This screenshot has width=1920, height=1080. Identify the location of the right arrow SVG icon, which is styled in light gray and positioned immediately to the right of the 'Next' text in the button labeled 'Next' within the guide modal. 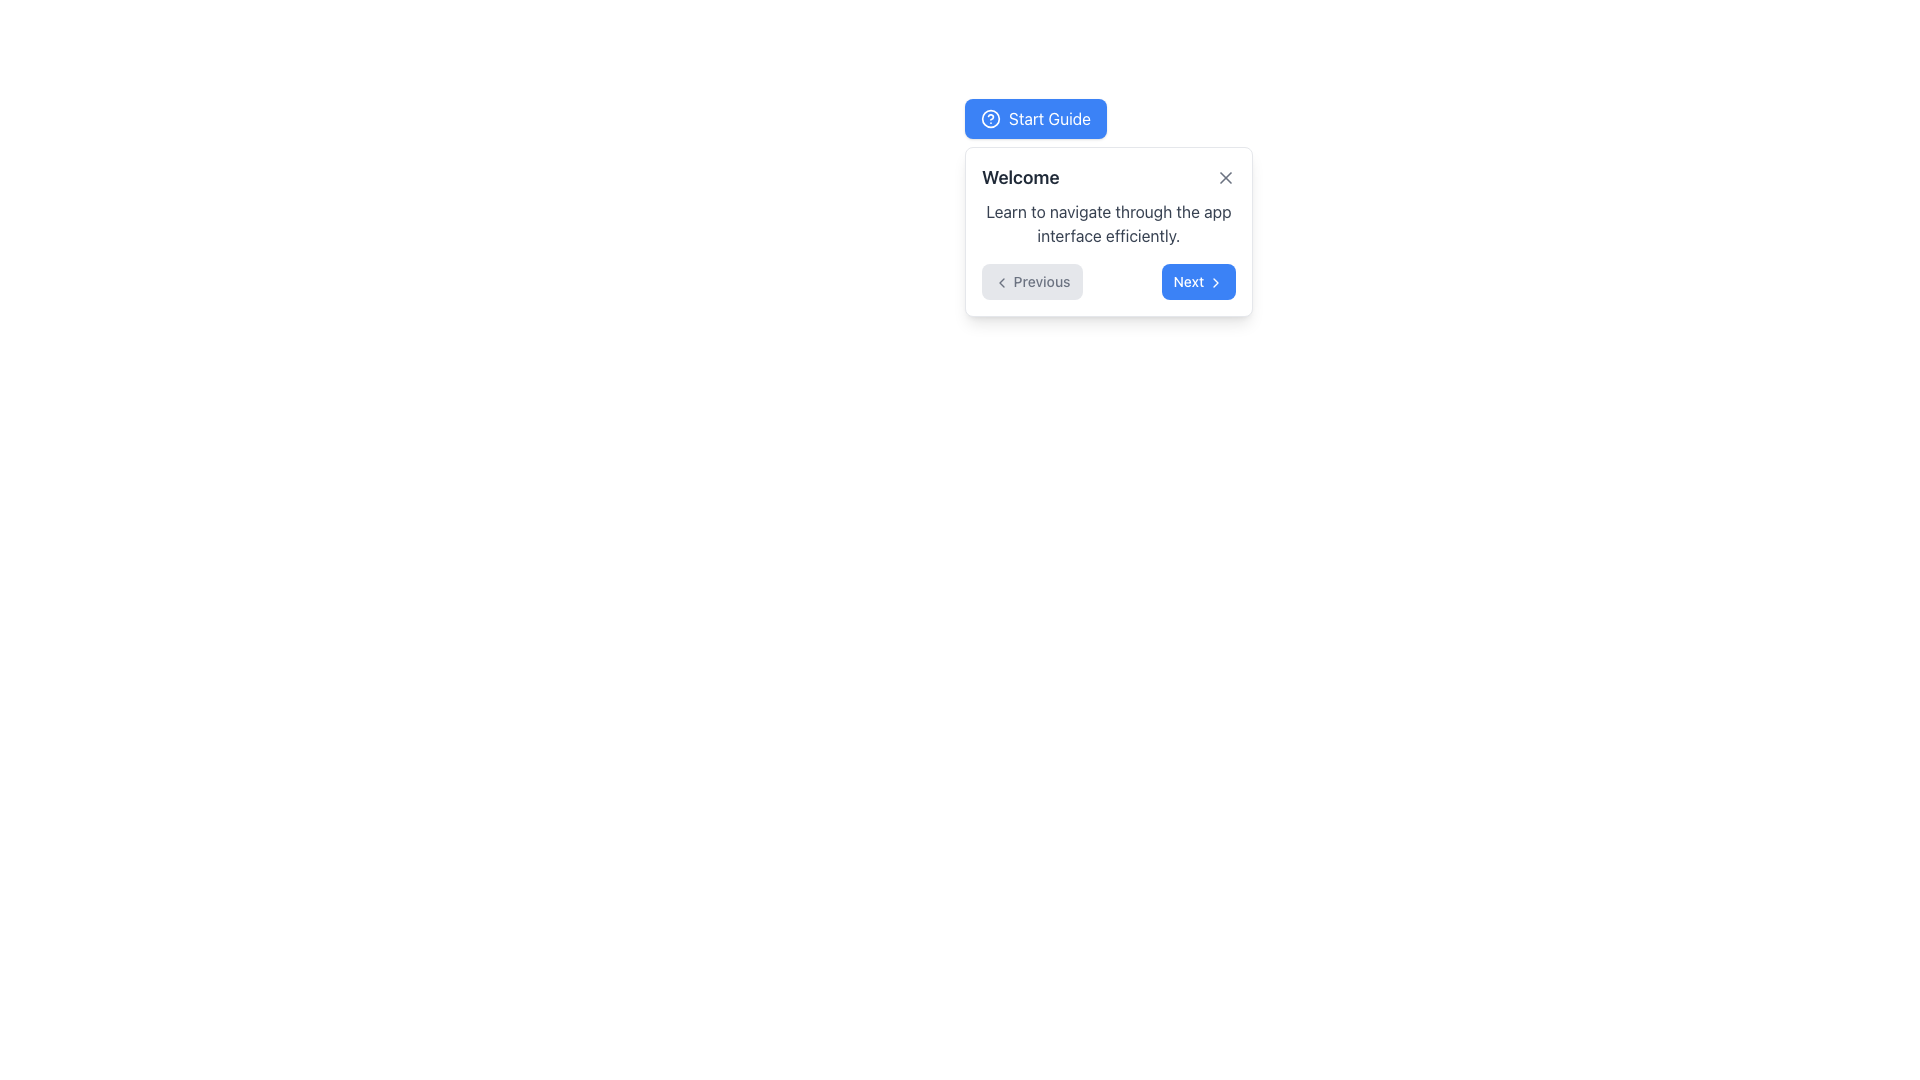
(1214, 283).